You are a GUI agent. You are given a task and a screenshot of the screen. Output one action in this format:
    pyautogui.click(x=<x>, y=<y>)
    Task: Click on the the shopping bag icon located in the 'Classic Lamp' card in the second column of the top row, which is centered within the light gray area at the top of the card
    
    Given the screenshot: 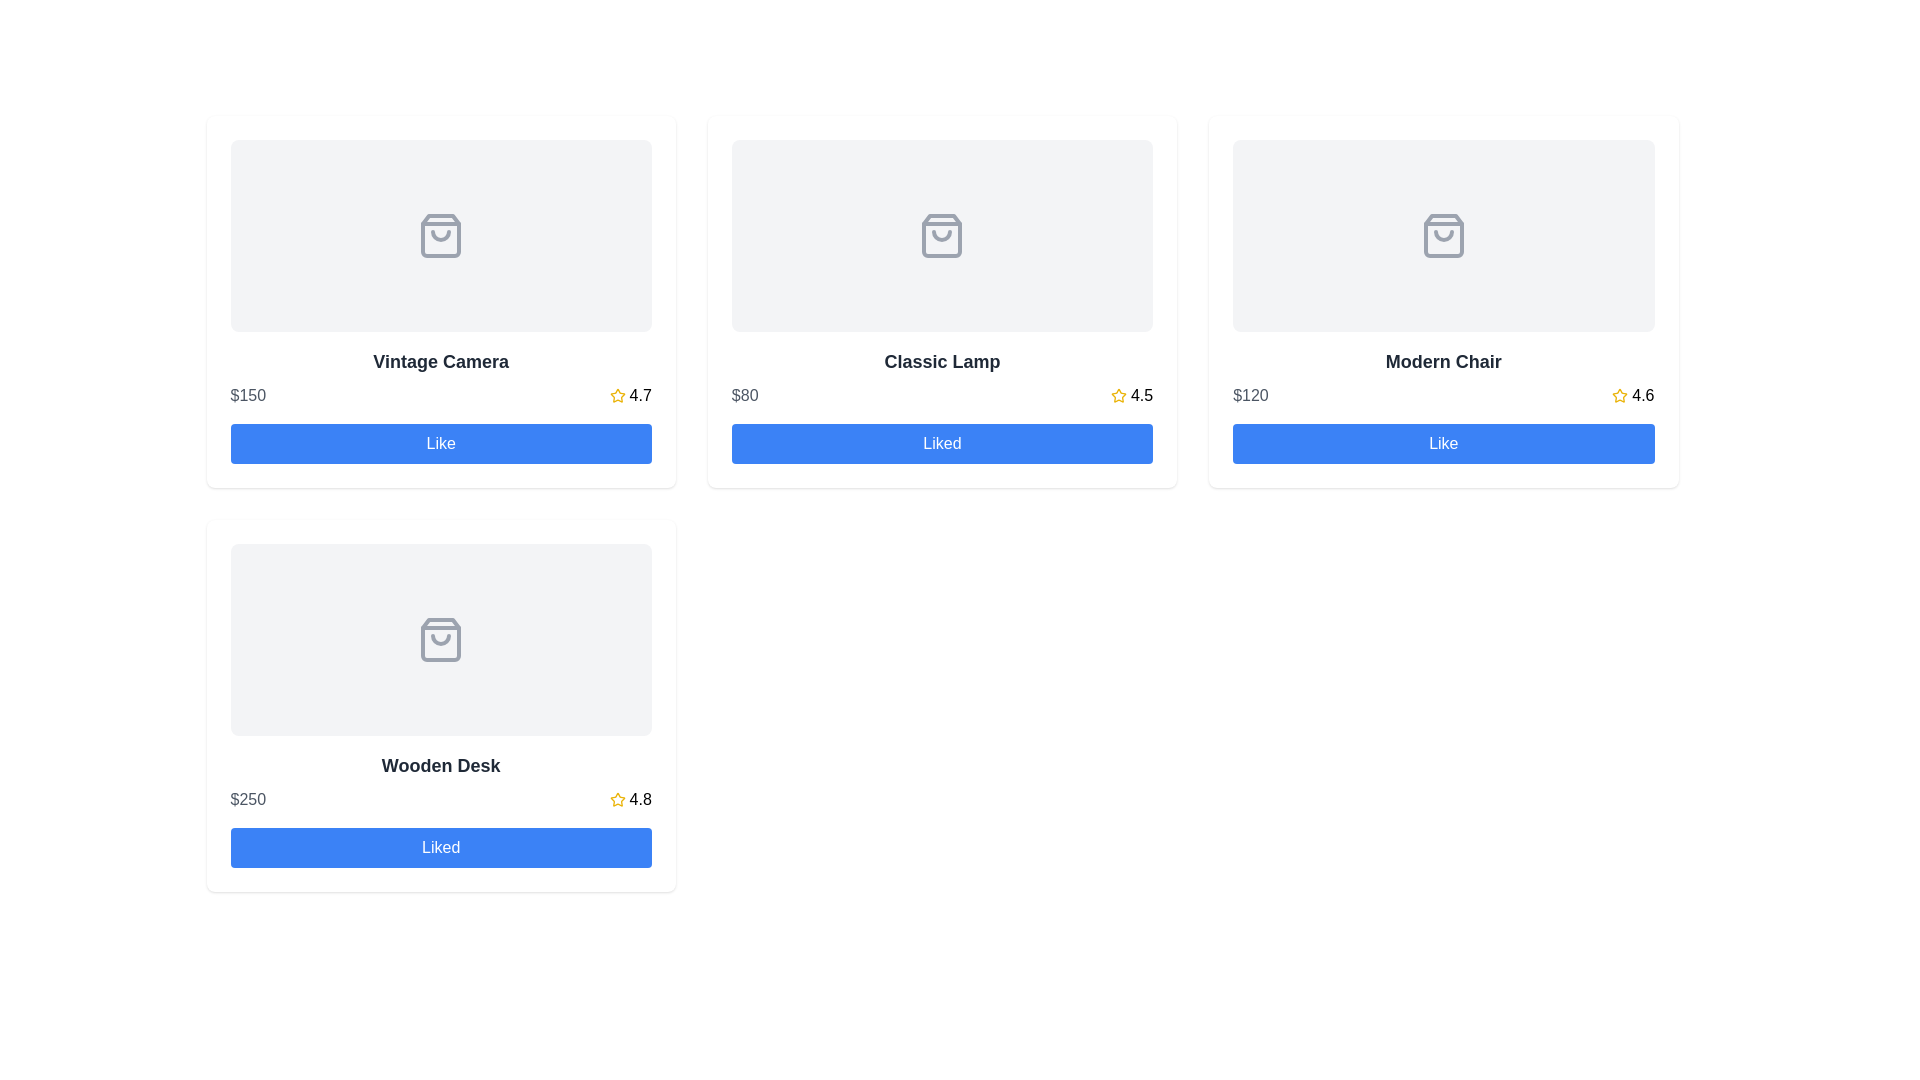 What is the action you would take?
    pyautogui.click(x=941, y=234)
    